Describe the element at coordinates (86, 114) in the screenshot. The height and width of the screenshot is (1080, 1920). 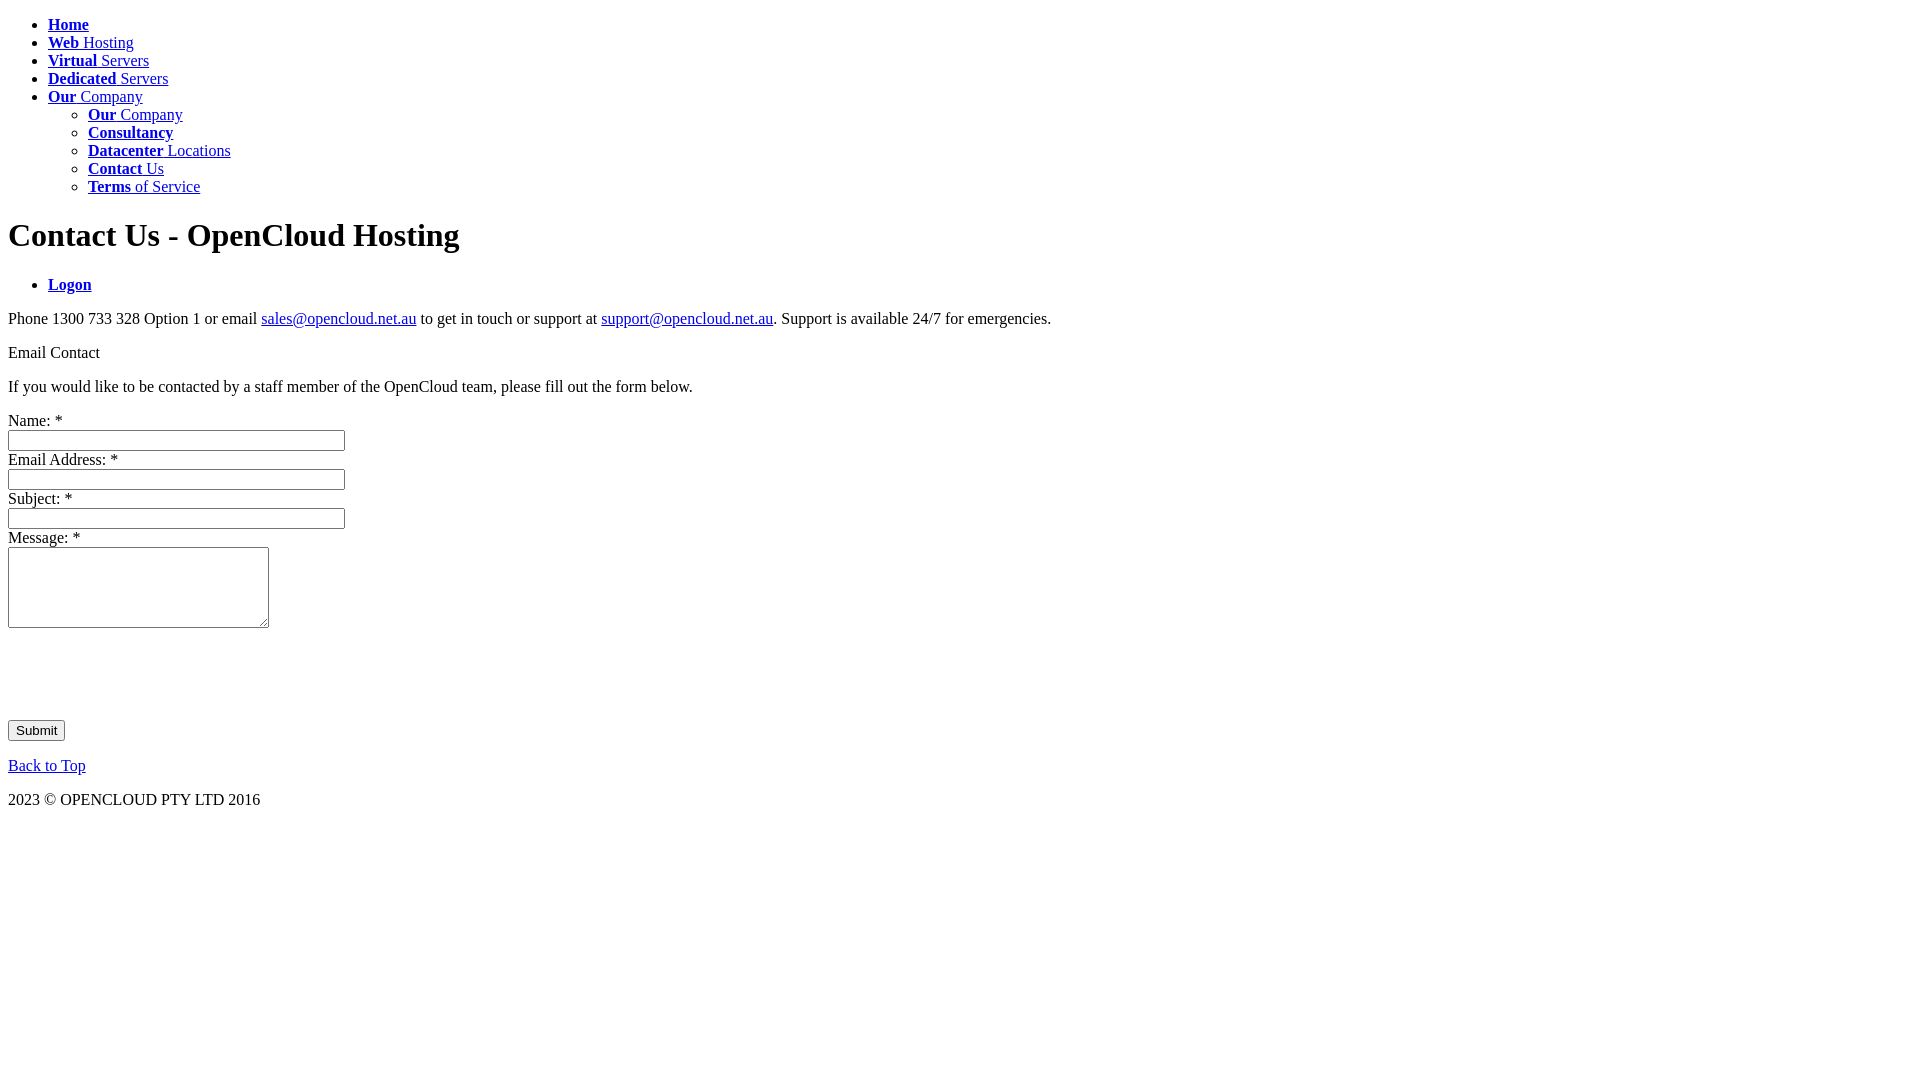
I see `'Our Company'` at that location.